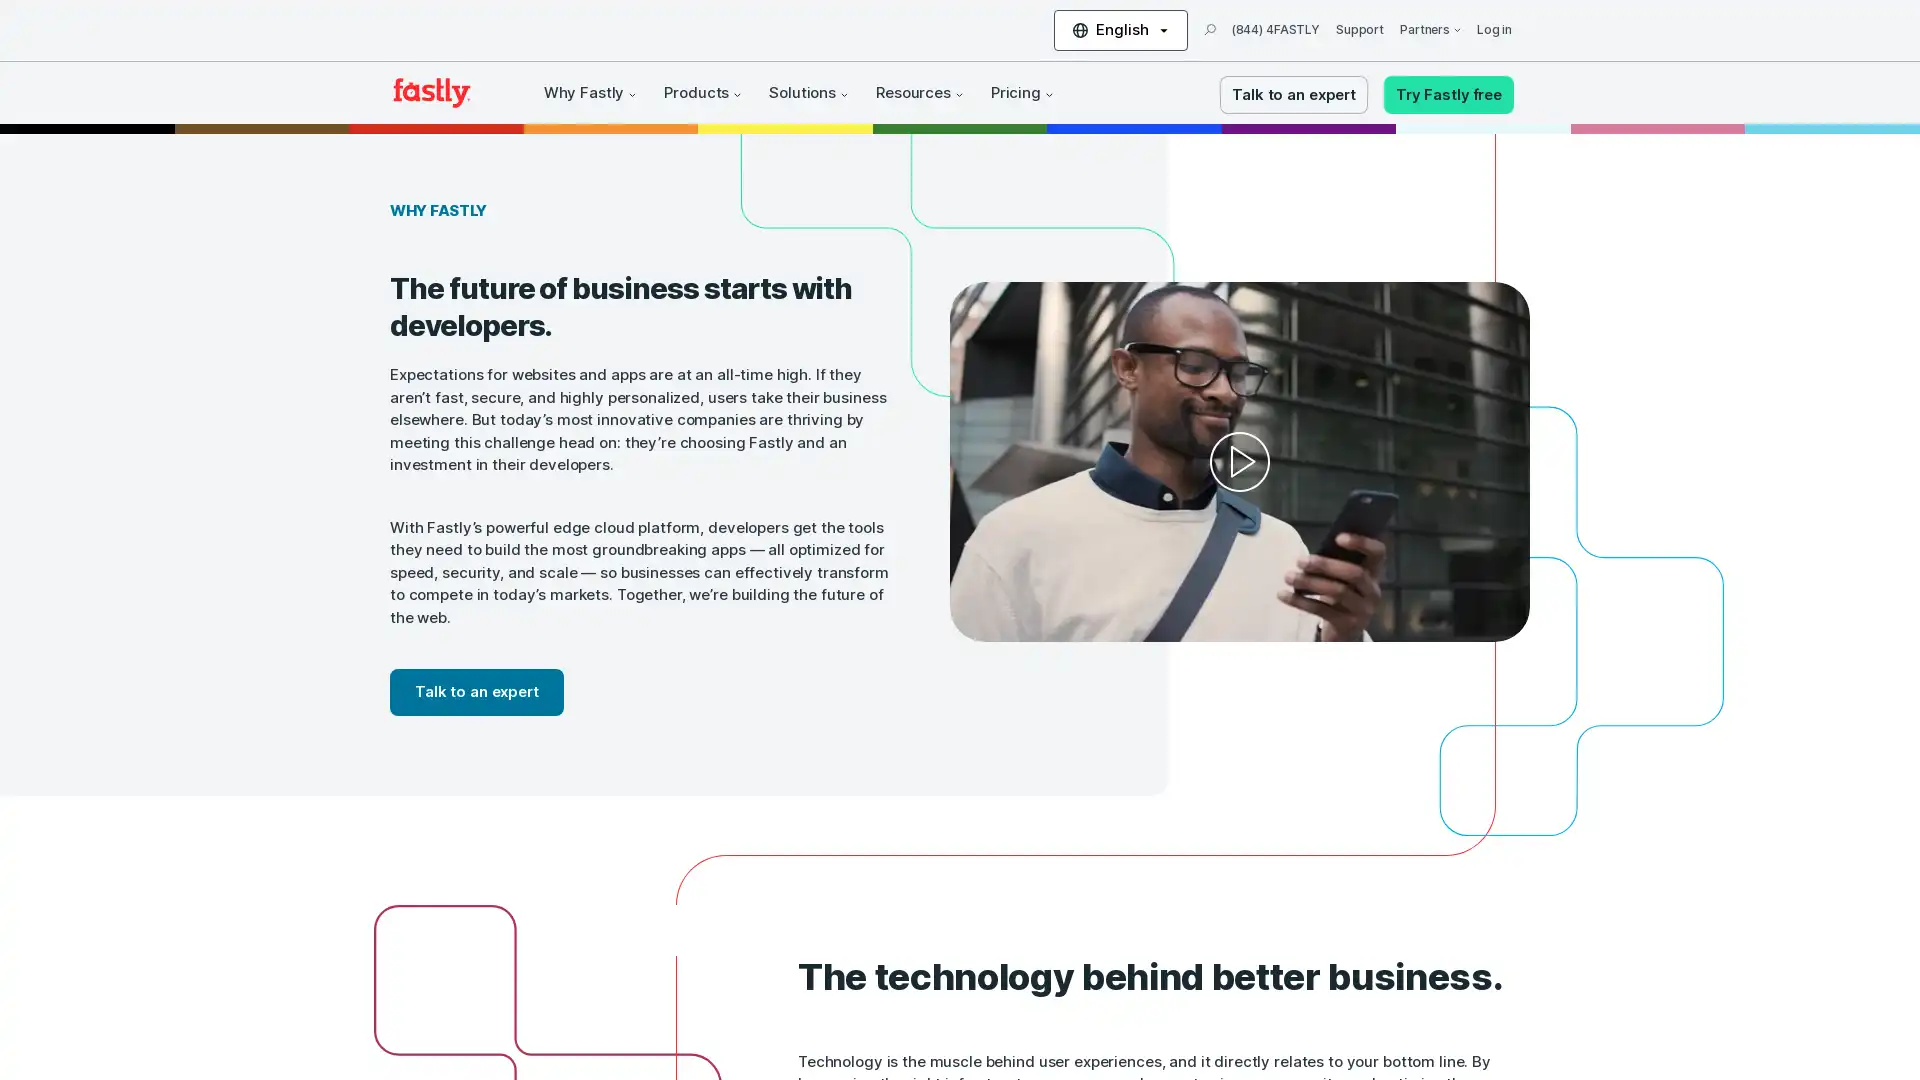 The width and height of the screenshot is (1920, 1080). What do you see at coordinates (203, 1004) in the screenshot?
I see `Cookies Settings` at bounding box center [203, 1004].